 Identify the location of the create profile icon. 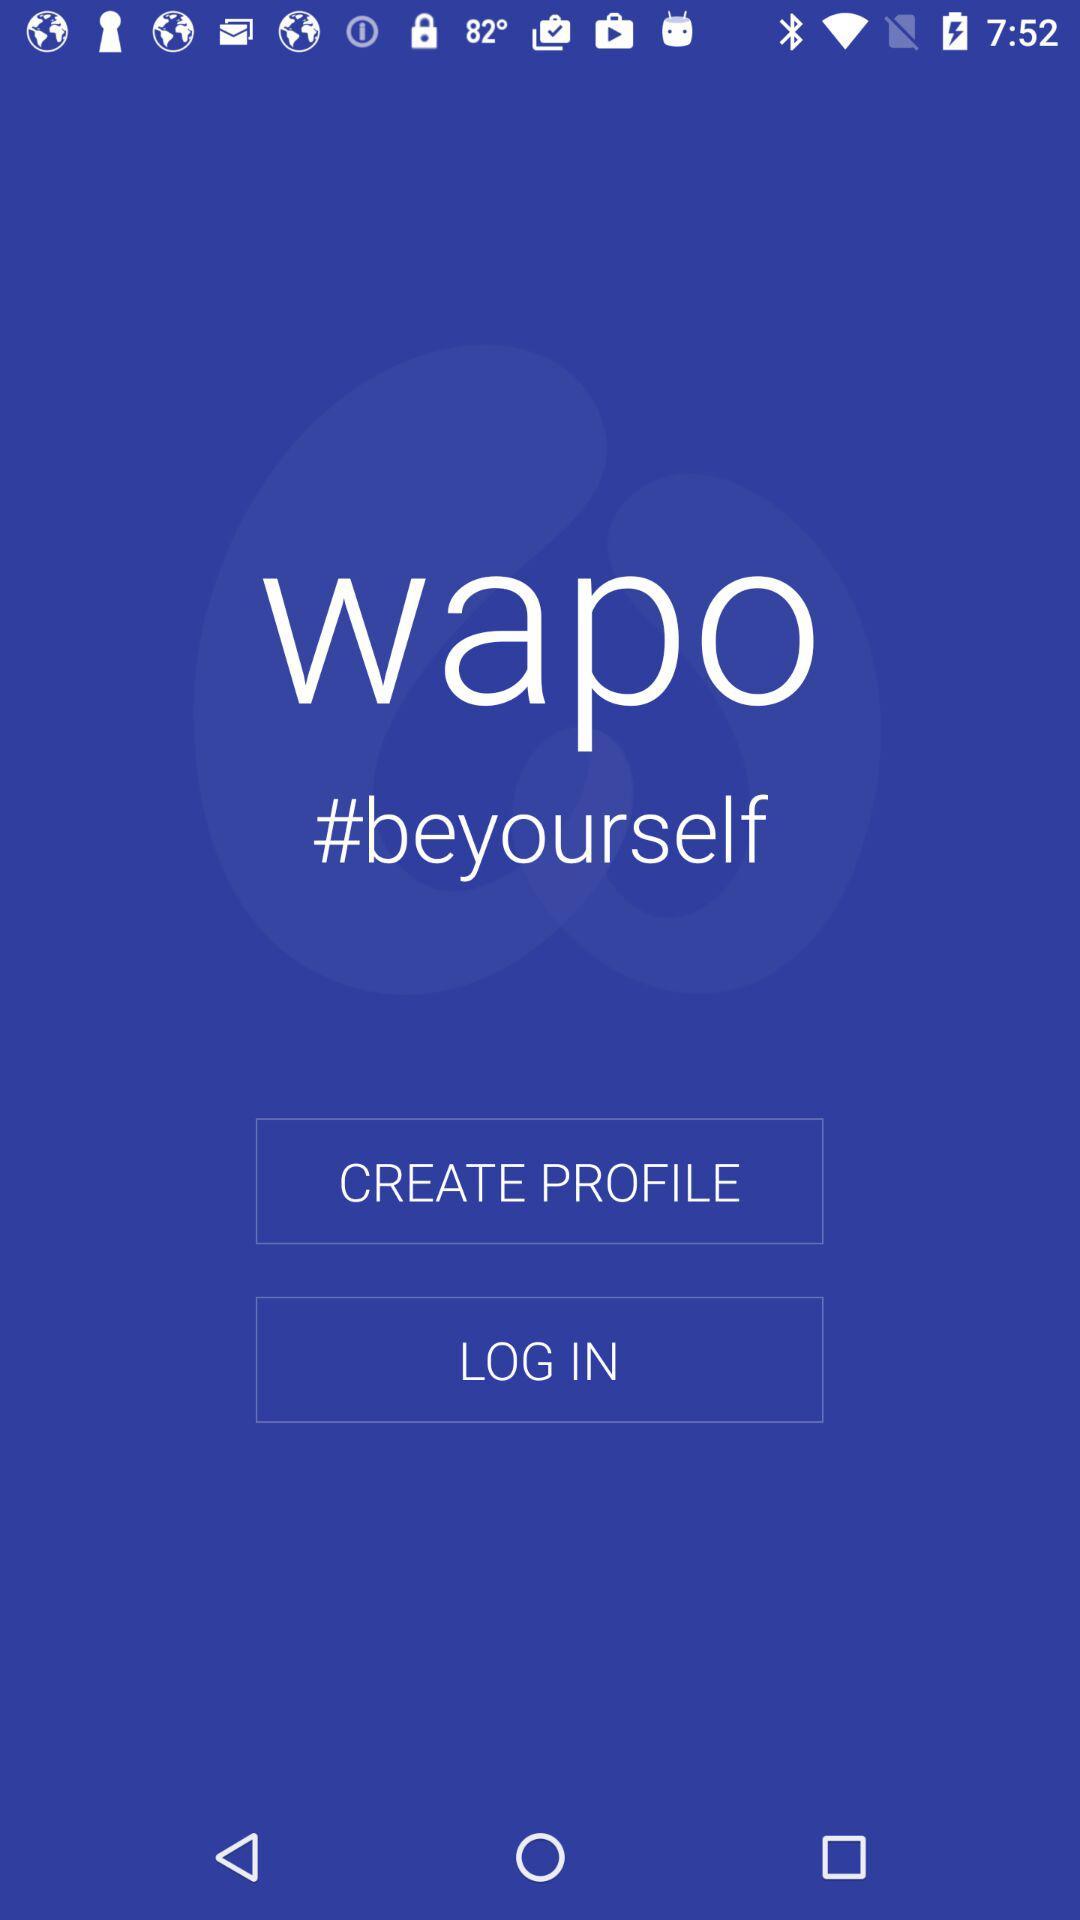
(538, 1181).